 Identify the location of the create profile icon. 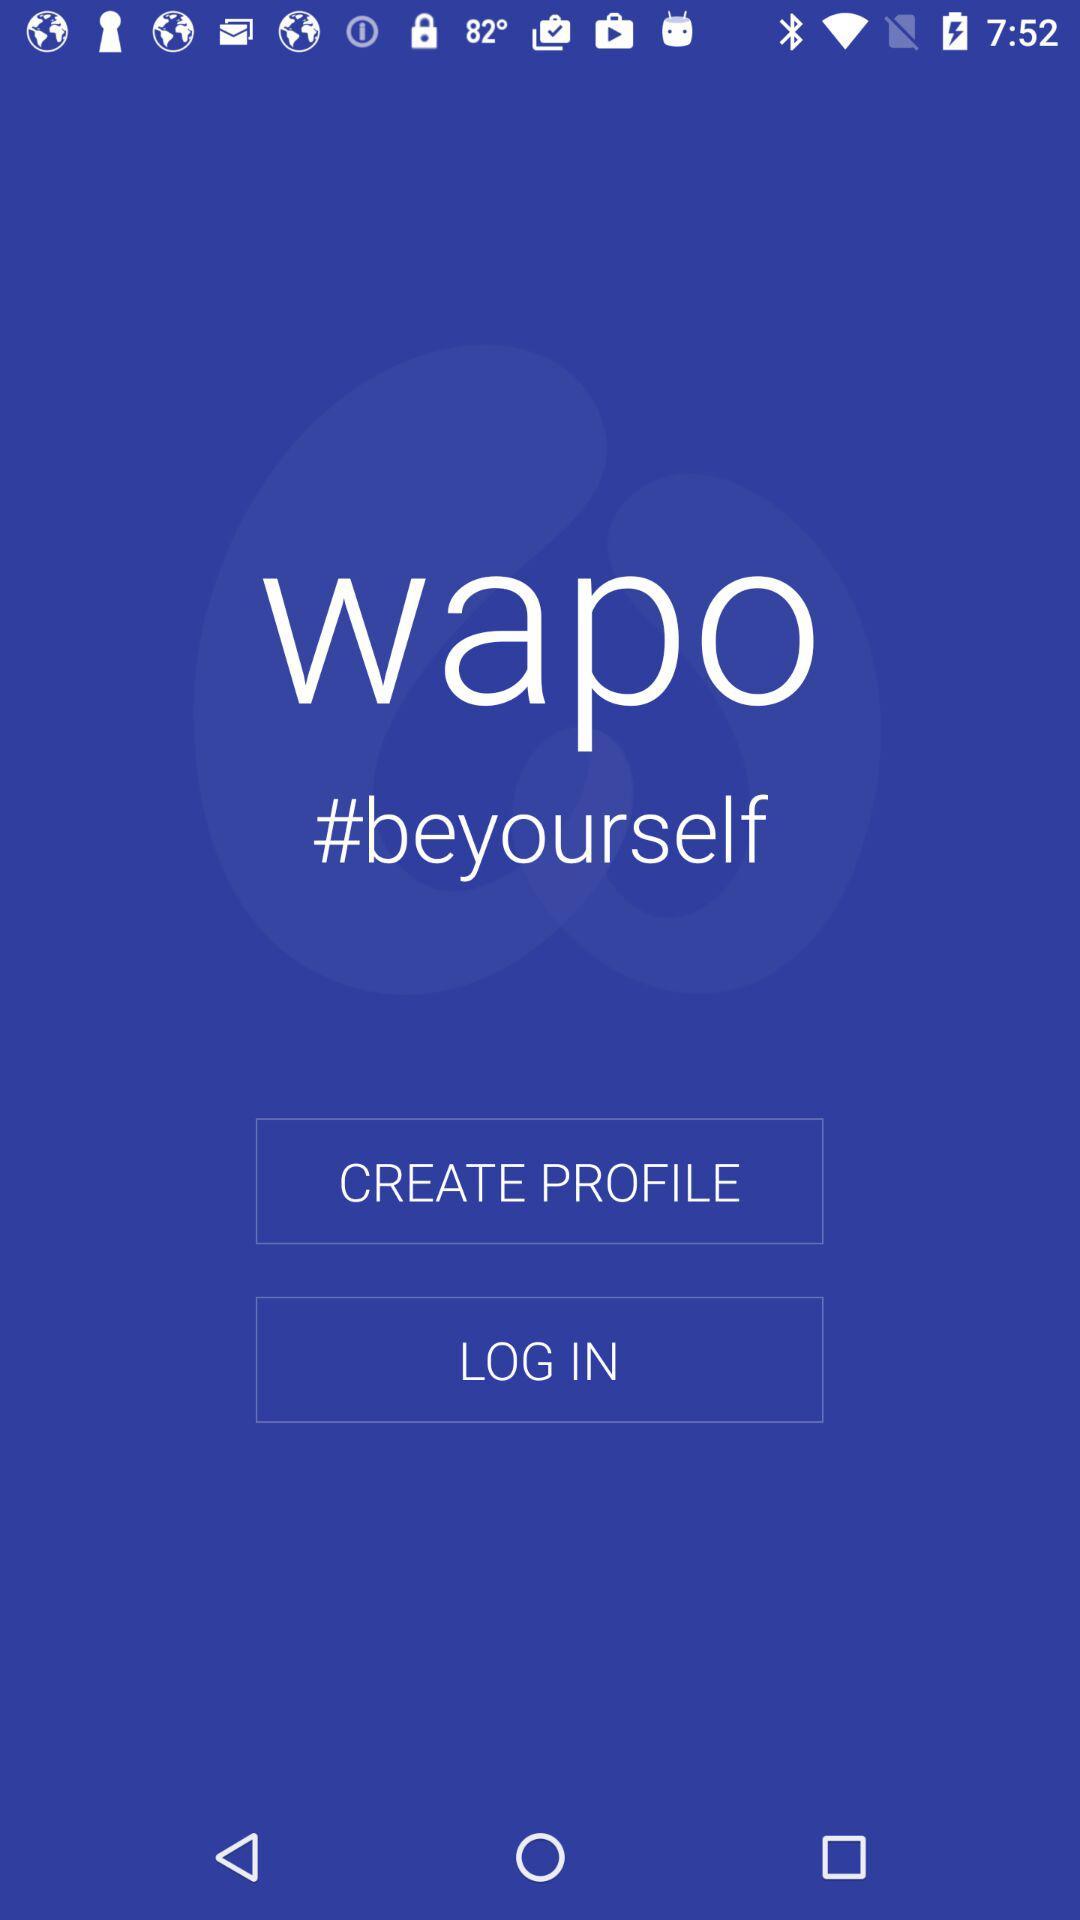
(538, 1181).